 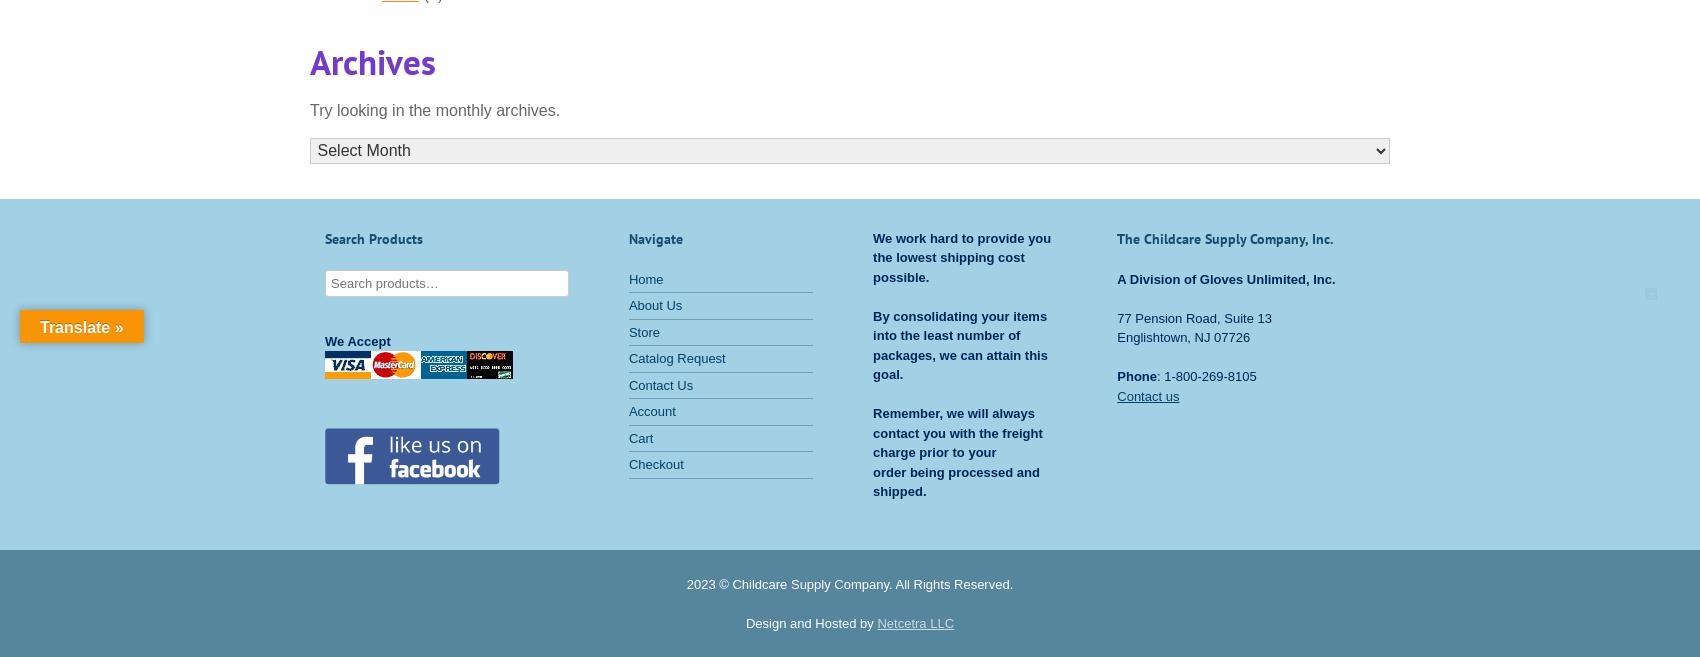 I want to click on 'Navigate', so click(x=655, y=238).